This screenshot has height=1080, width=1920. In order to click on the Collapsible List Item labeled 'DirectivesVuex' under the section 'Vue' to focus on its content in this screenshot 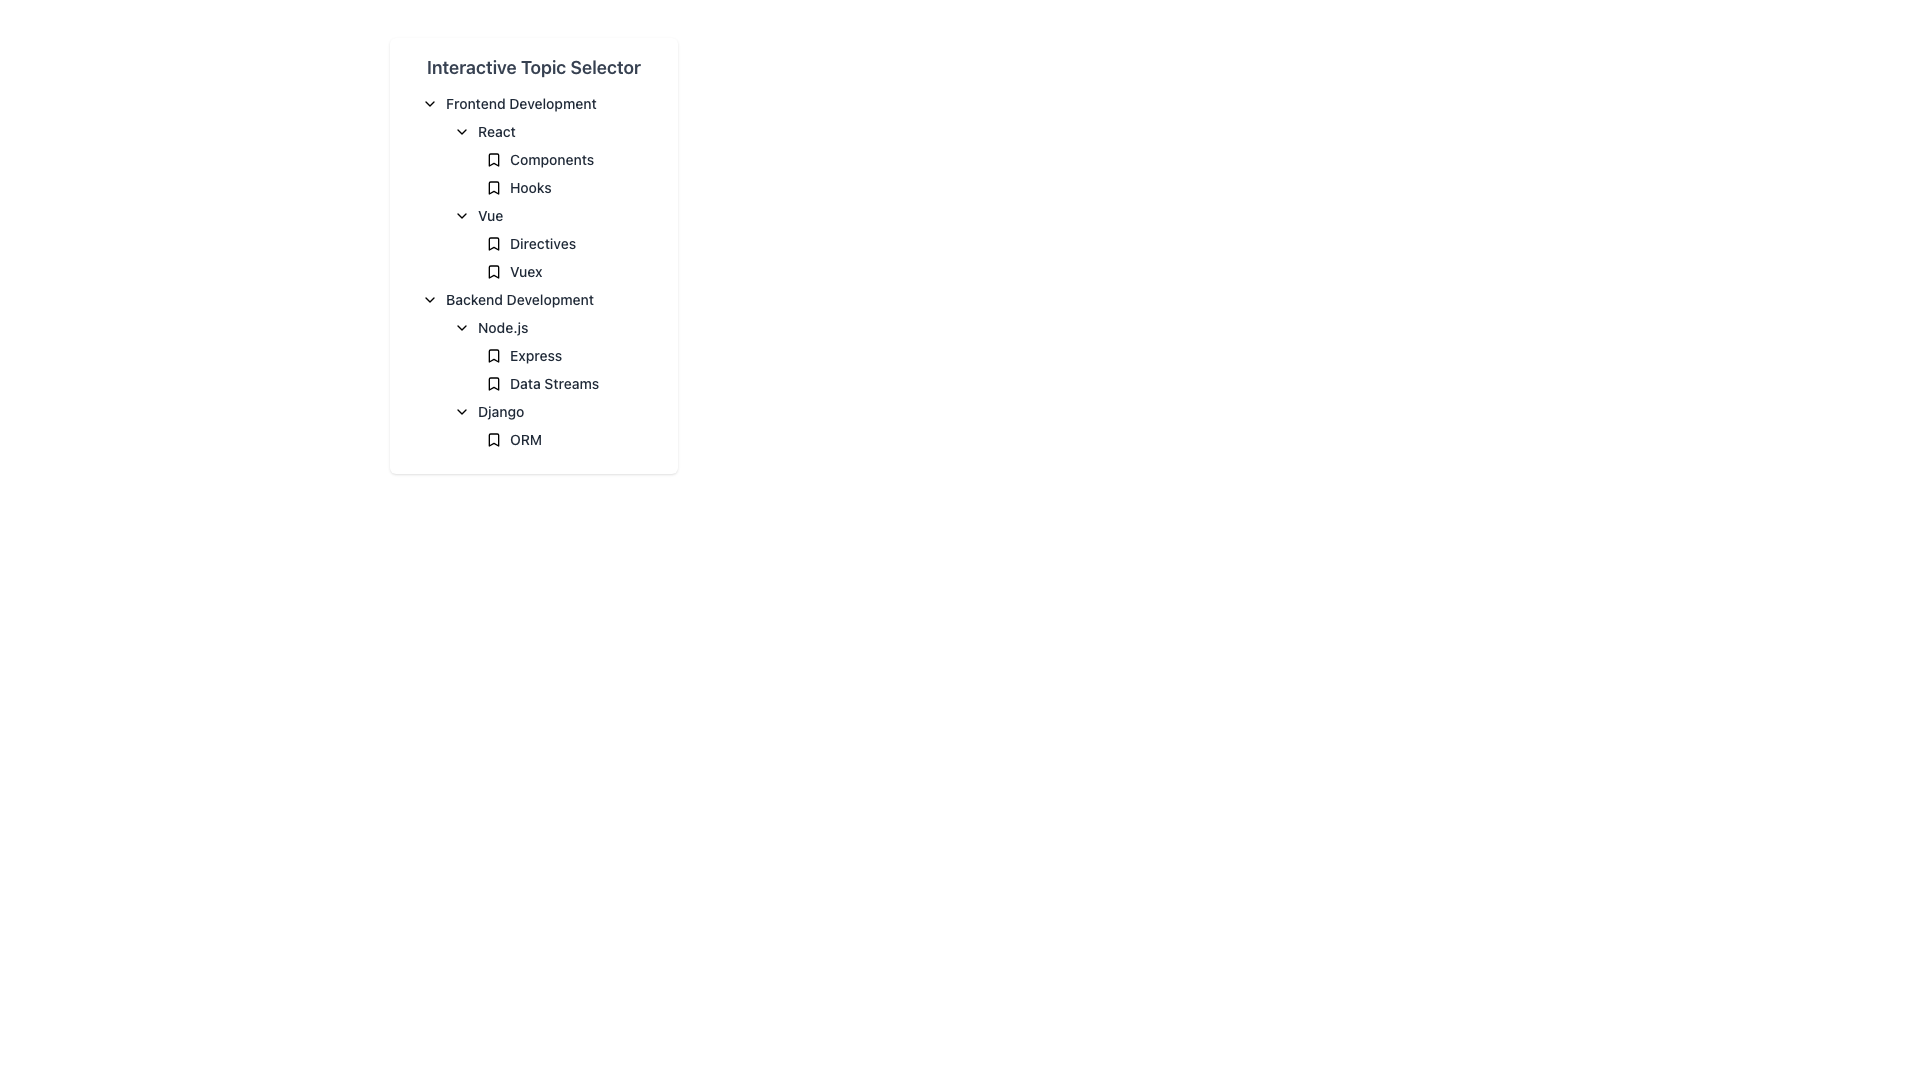, I will do `click(557, 242)`.